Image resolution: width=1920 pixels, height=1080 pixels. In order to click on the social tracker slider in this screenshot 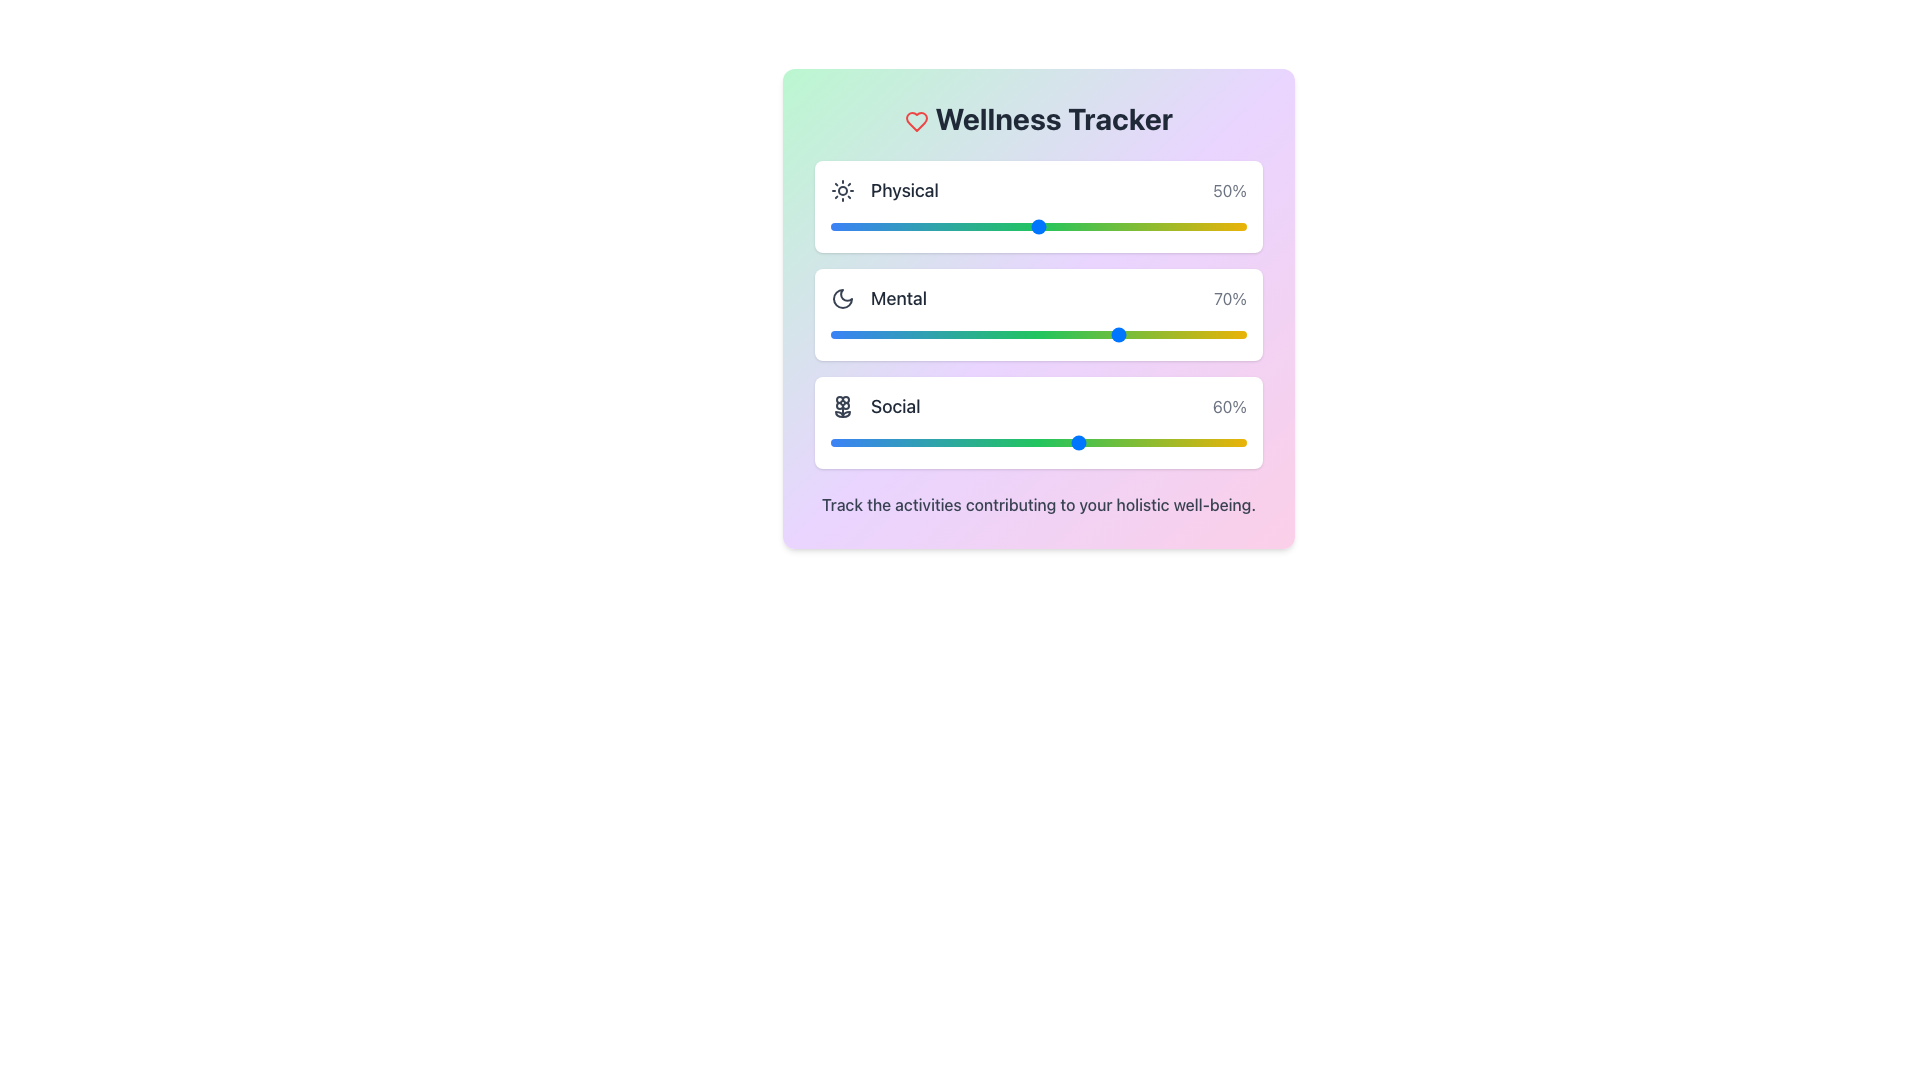, I will do `click(835, 442)`.